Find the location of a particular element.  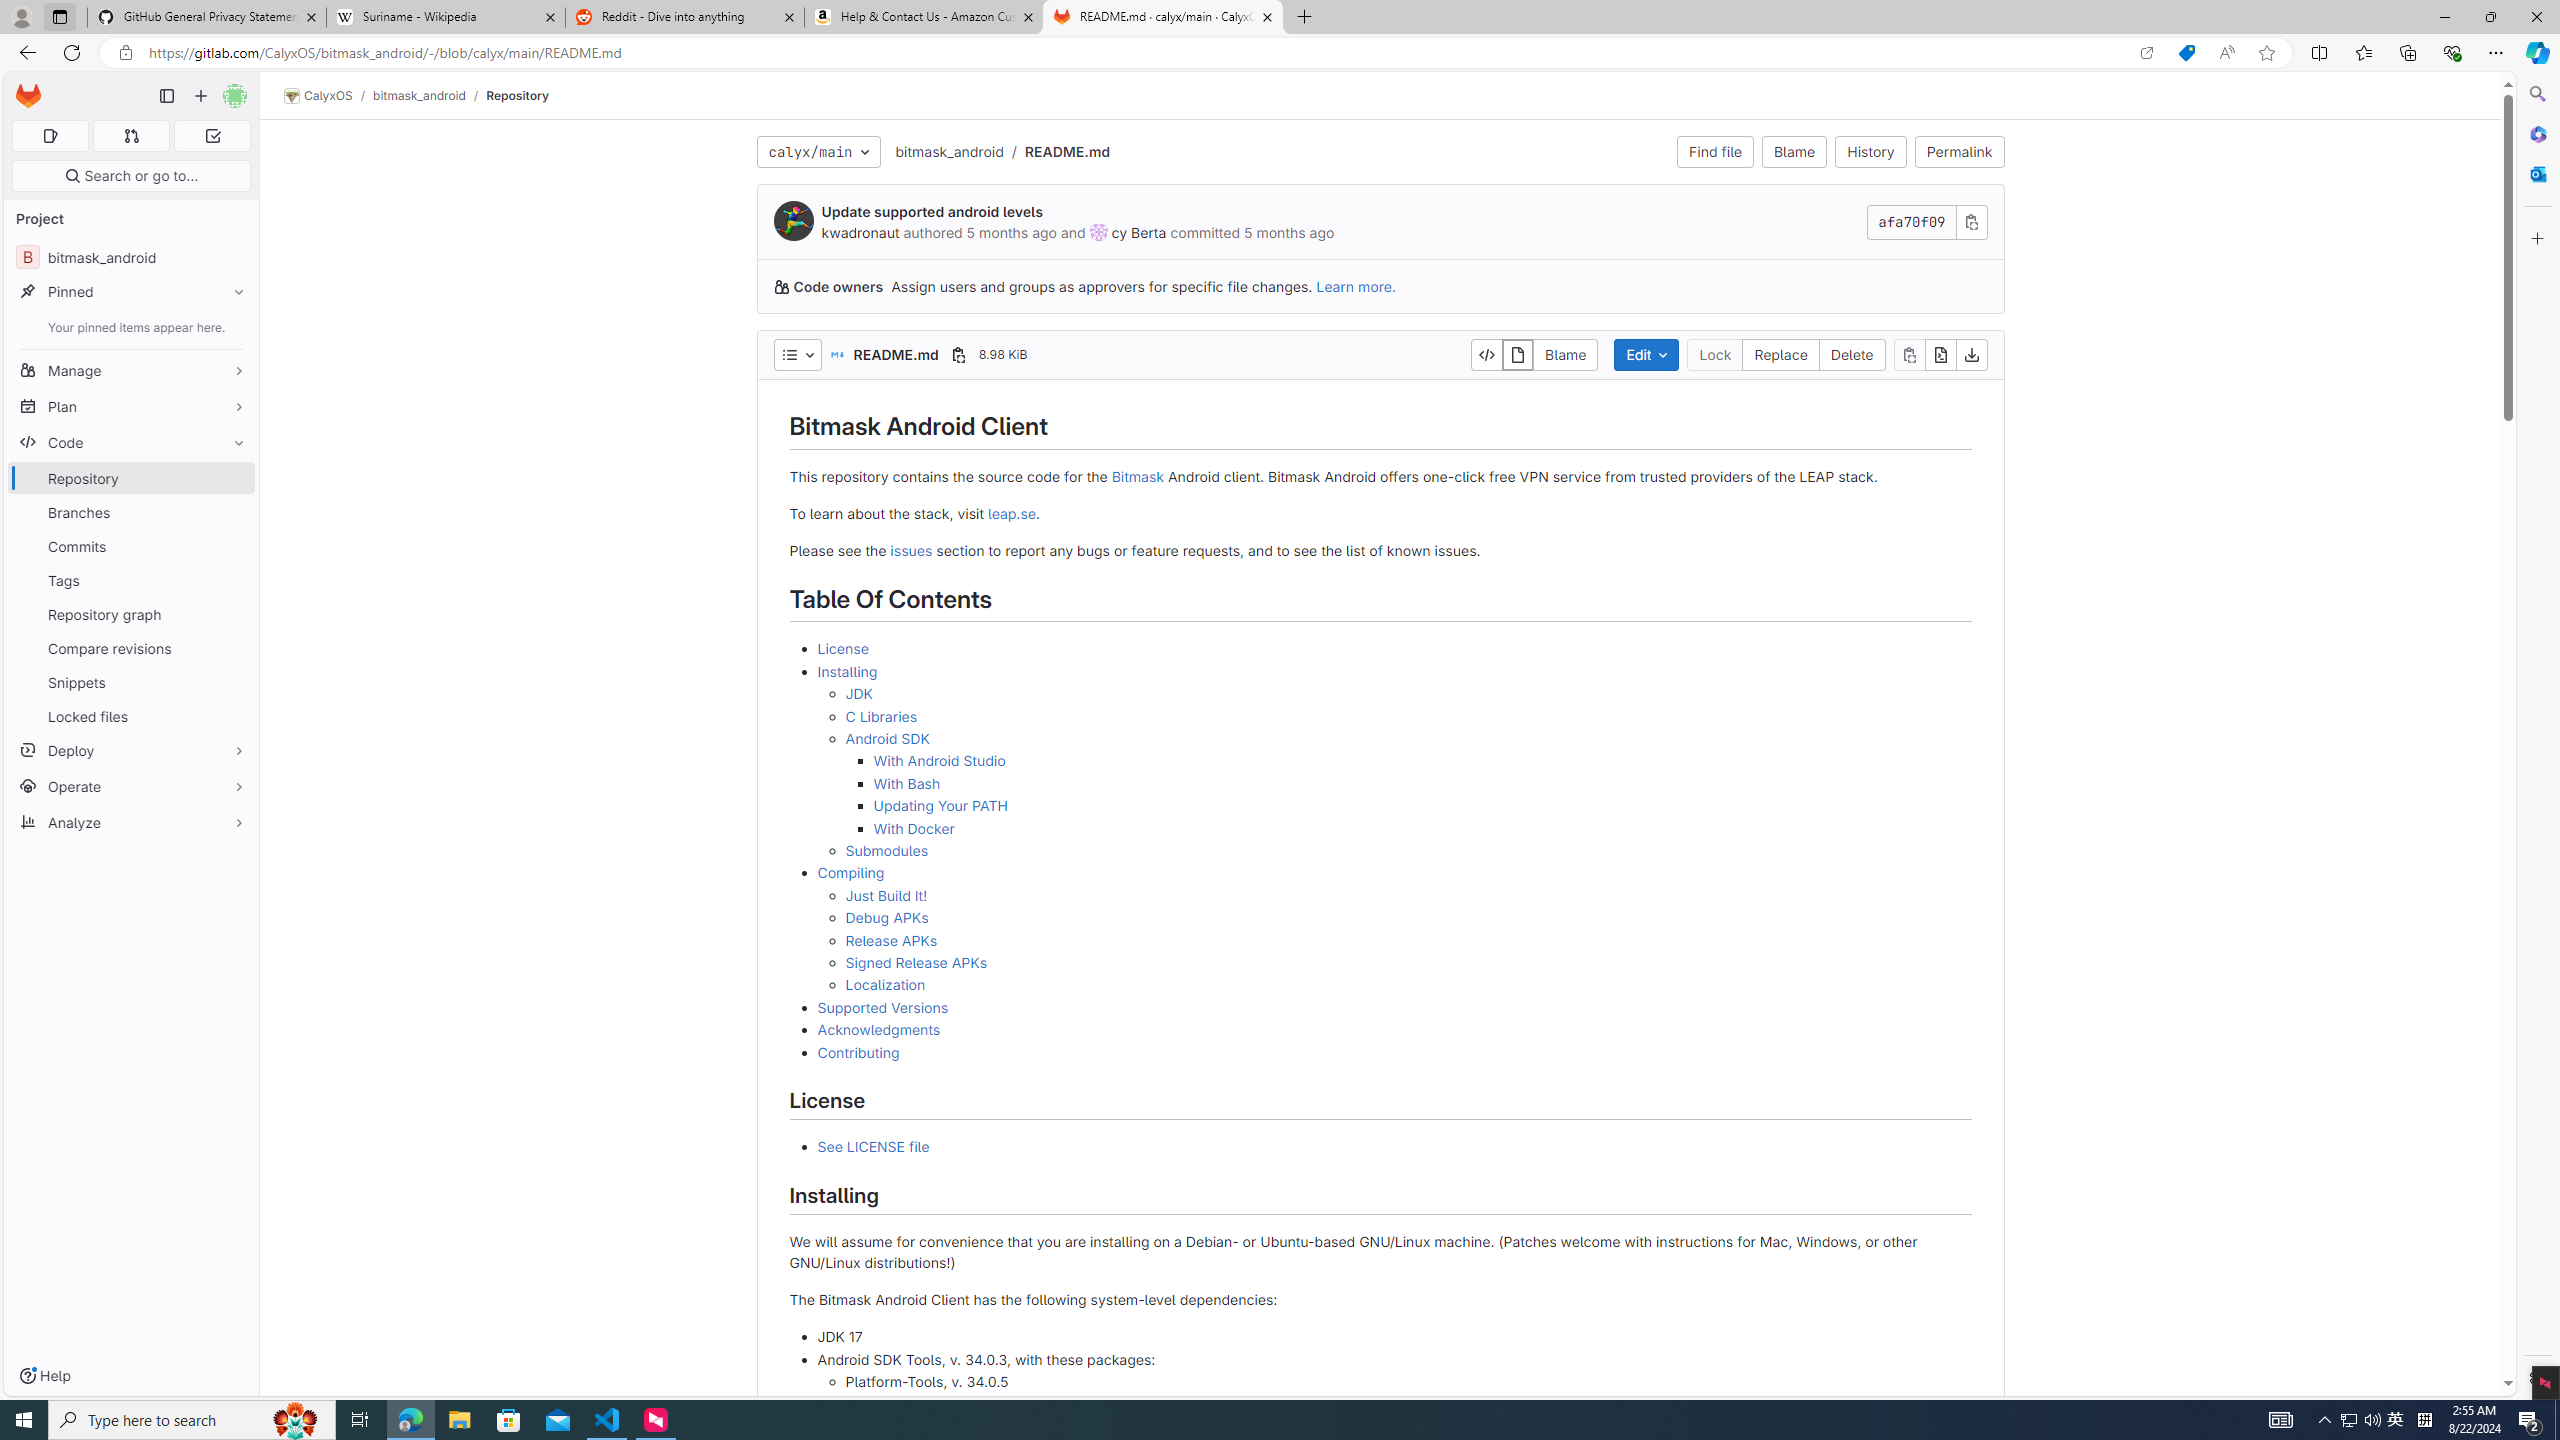

'Class: s16 gl-icon gl-button-icon ' is located at coordinates (1970, 222).